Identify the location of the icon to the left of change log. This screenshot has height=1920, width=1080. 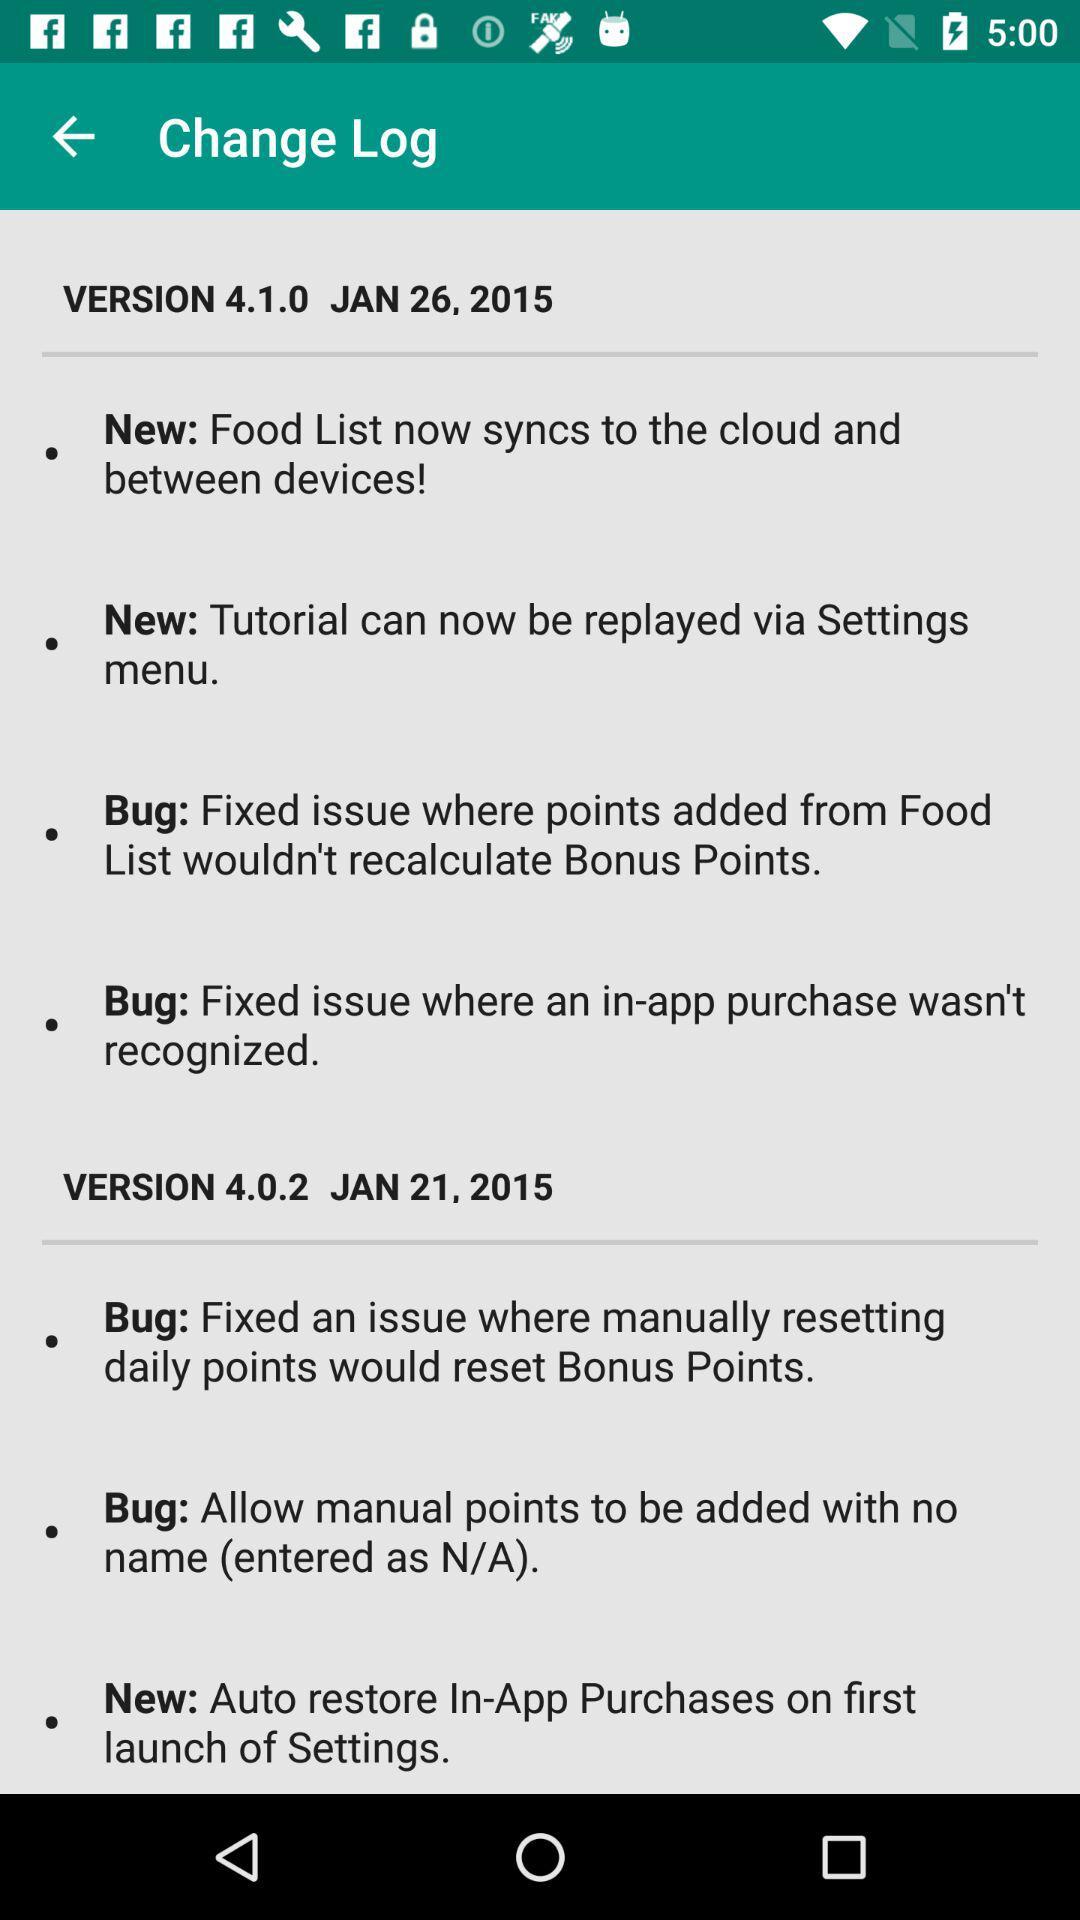
(72, 135).